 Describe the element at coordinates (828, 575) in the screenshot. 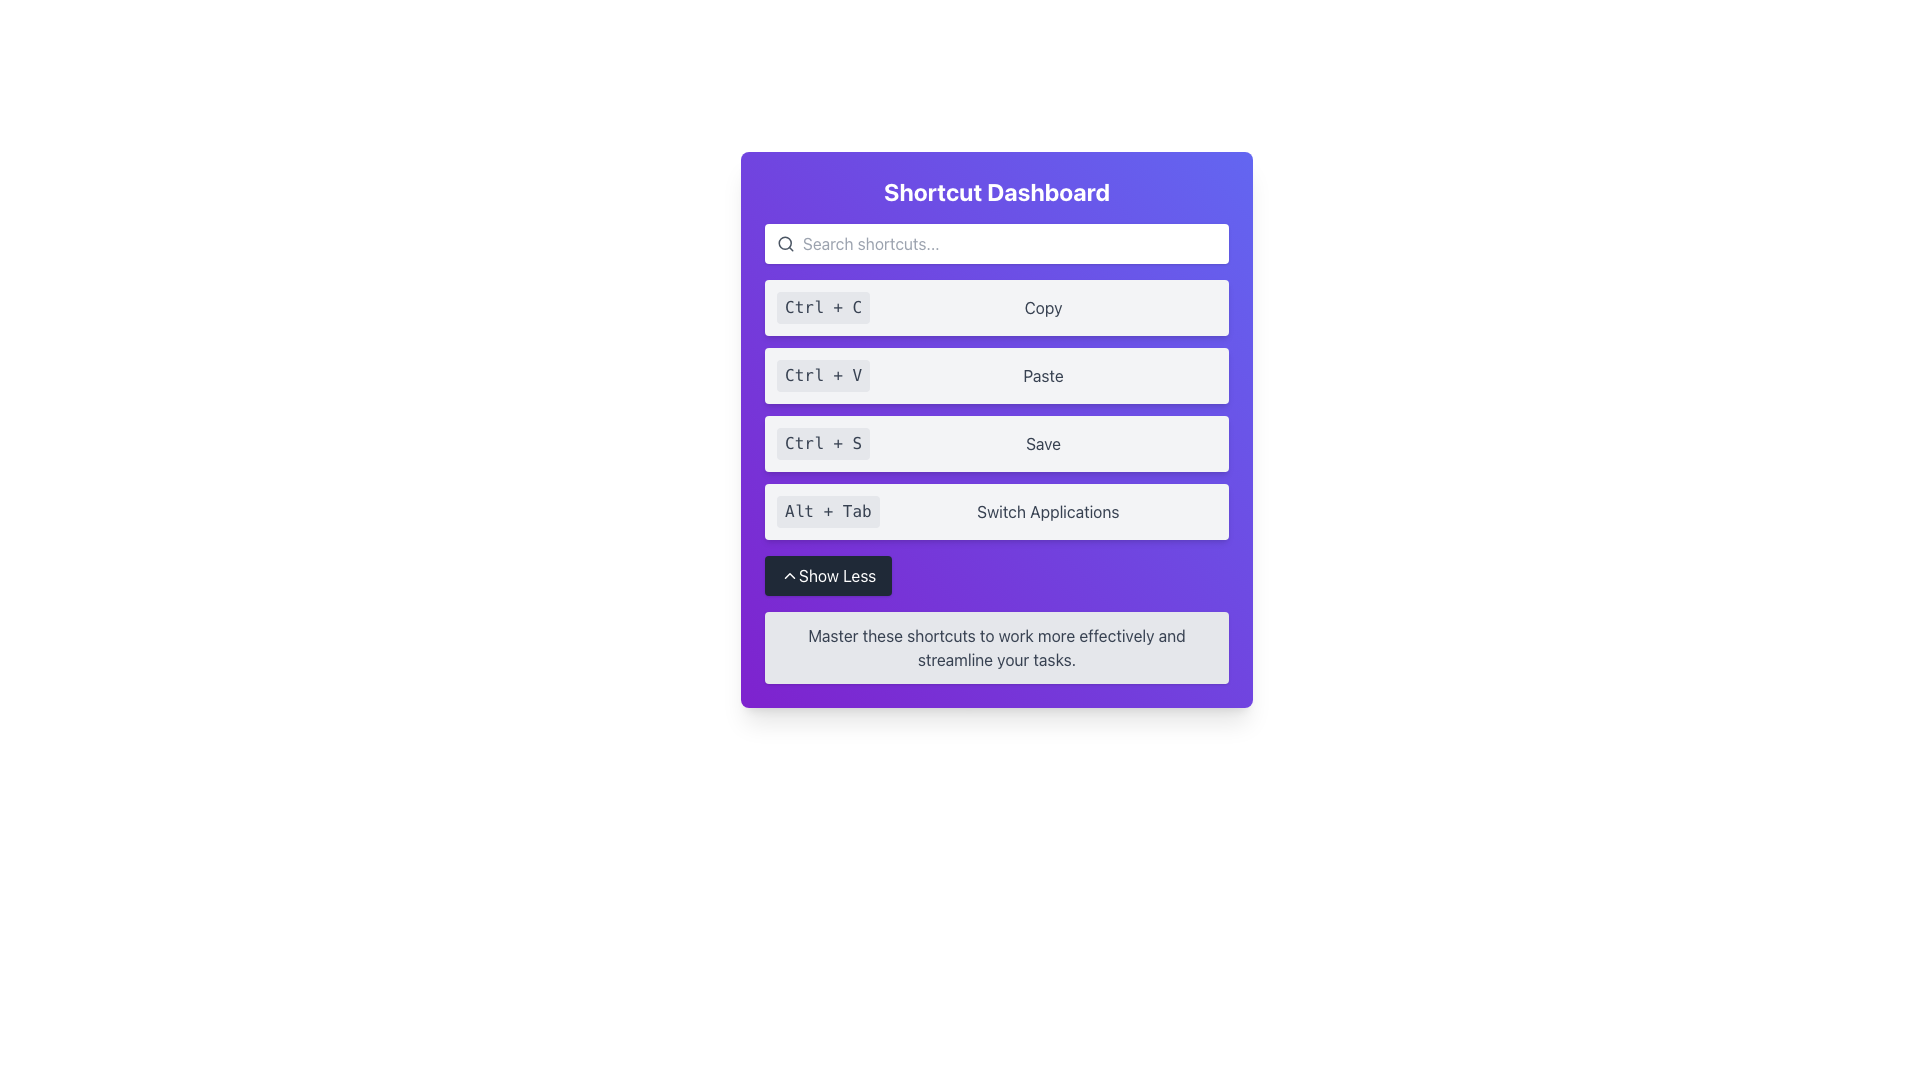

I see `the toggle button located at the bottom of the 'Shortcut Dashboard' card` at that location.